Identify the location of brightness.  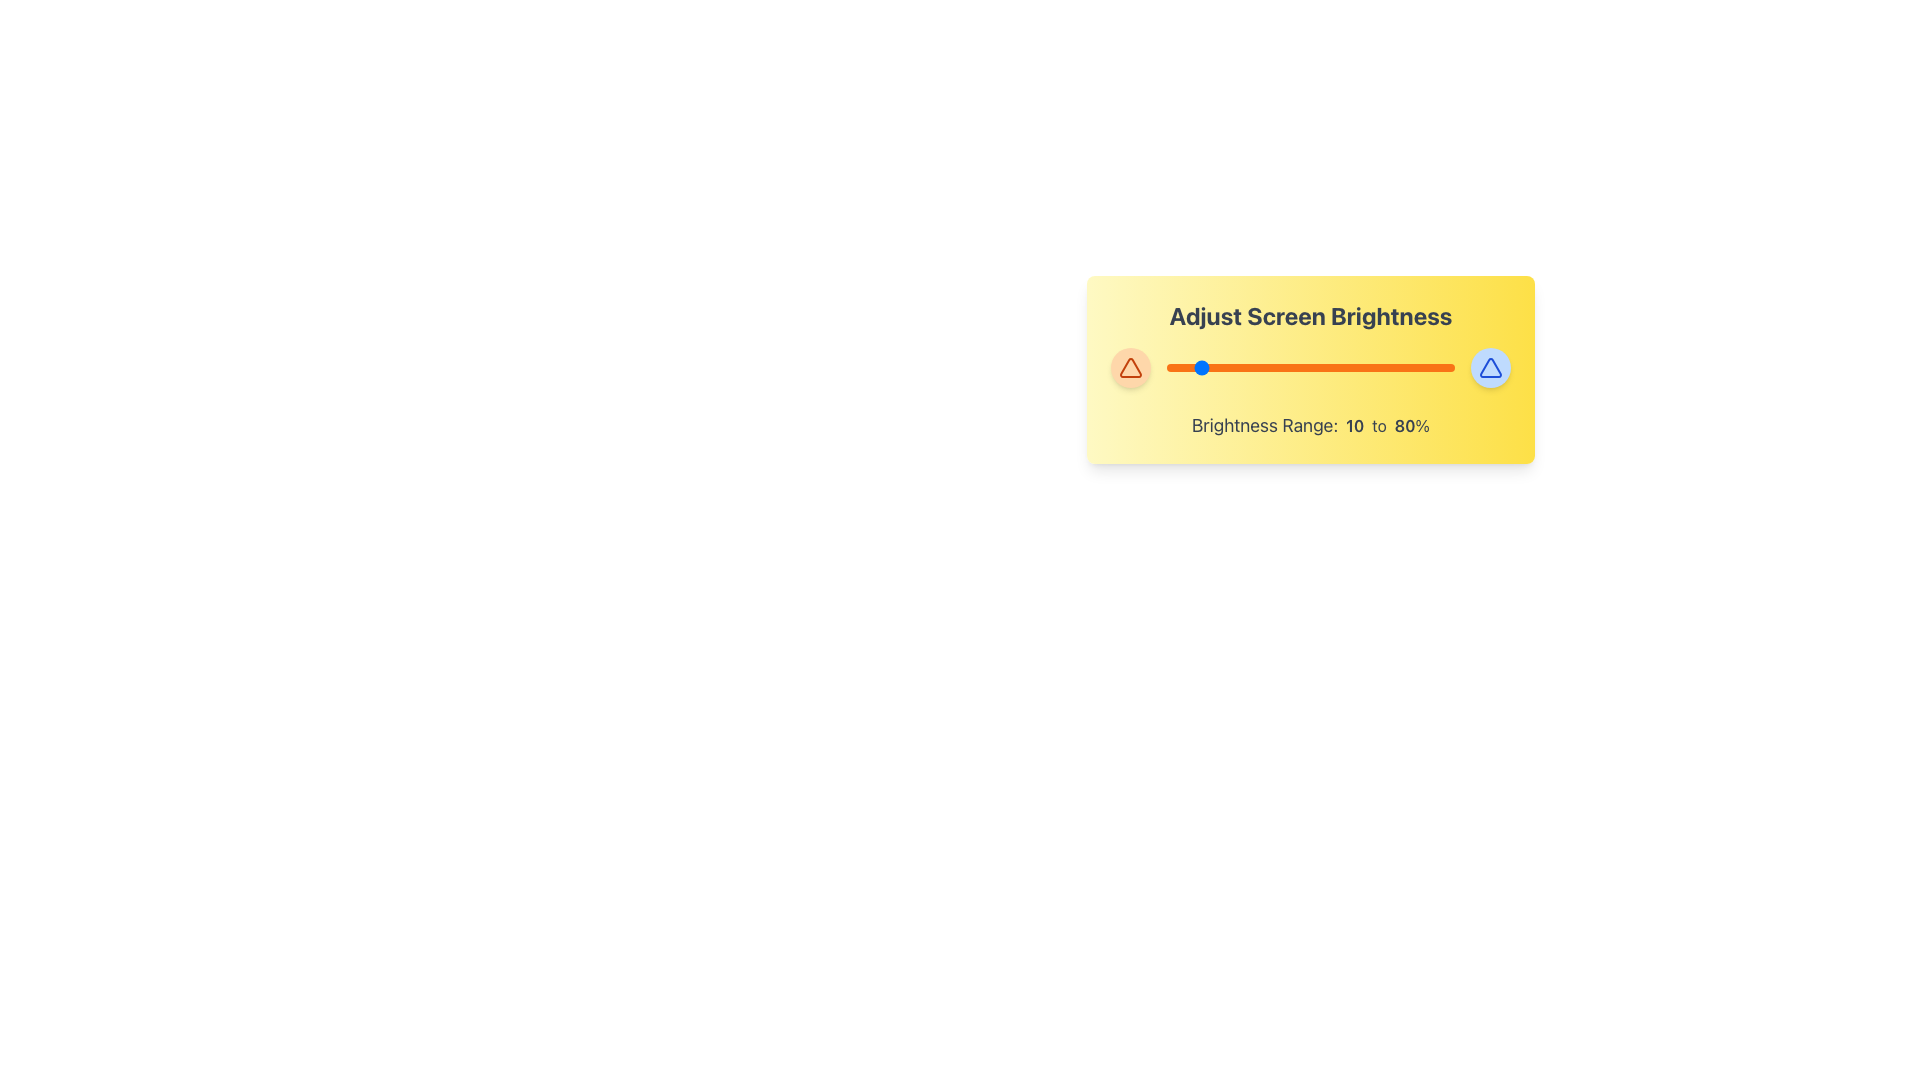
(1187, 367).